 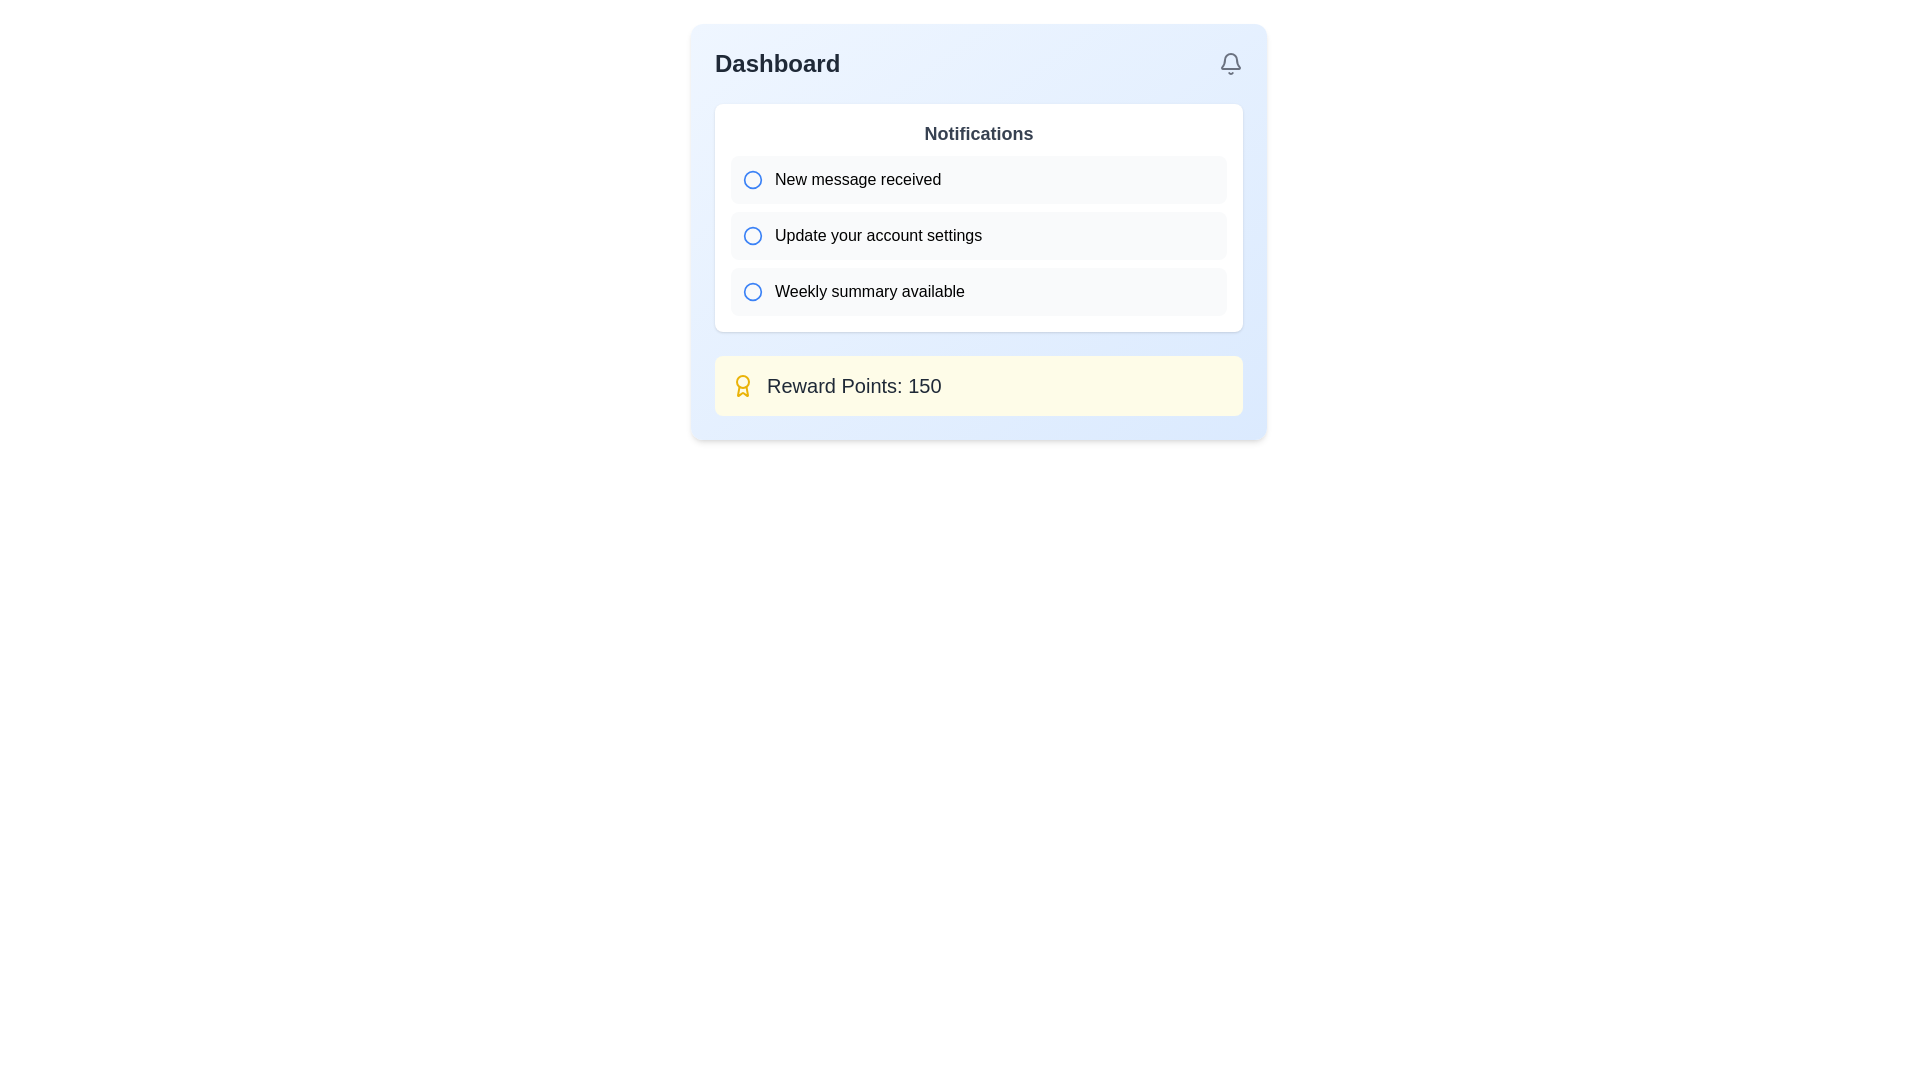 What do you see at coordinates (1229, 63) in the screenshot?
I see `the gray outlined bell icon located in the top-right corner of the header next to the 'Dashboard' text` at bounding box center [1229, 63].